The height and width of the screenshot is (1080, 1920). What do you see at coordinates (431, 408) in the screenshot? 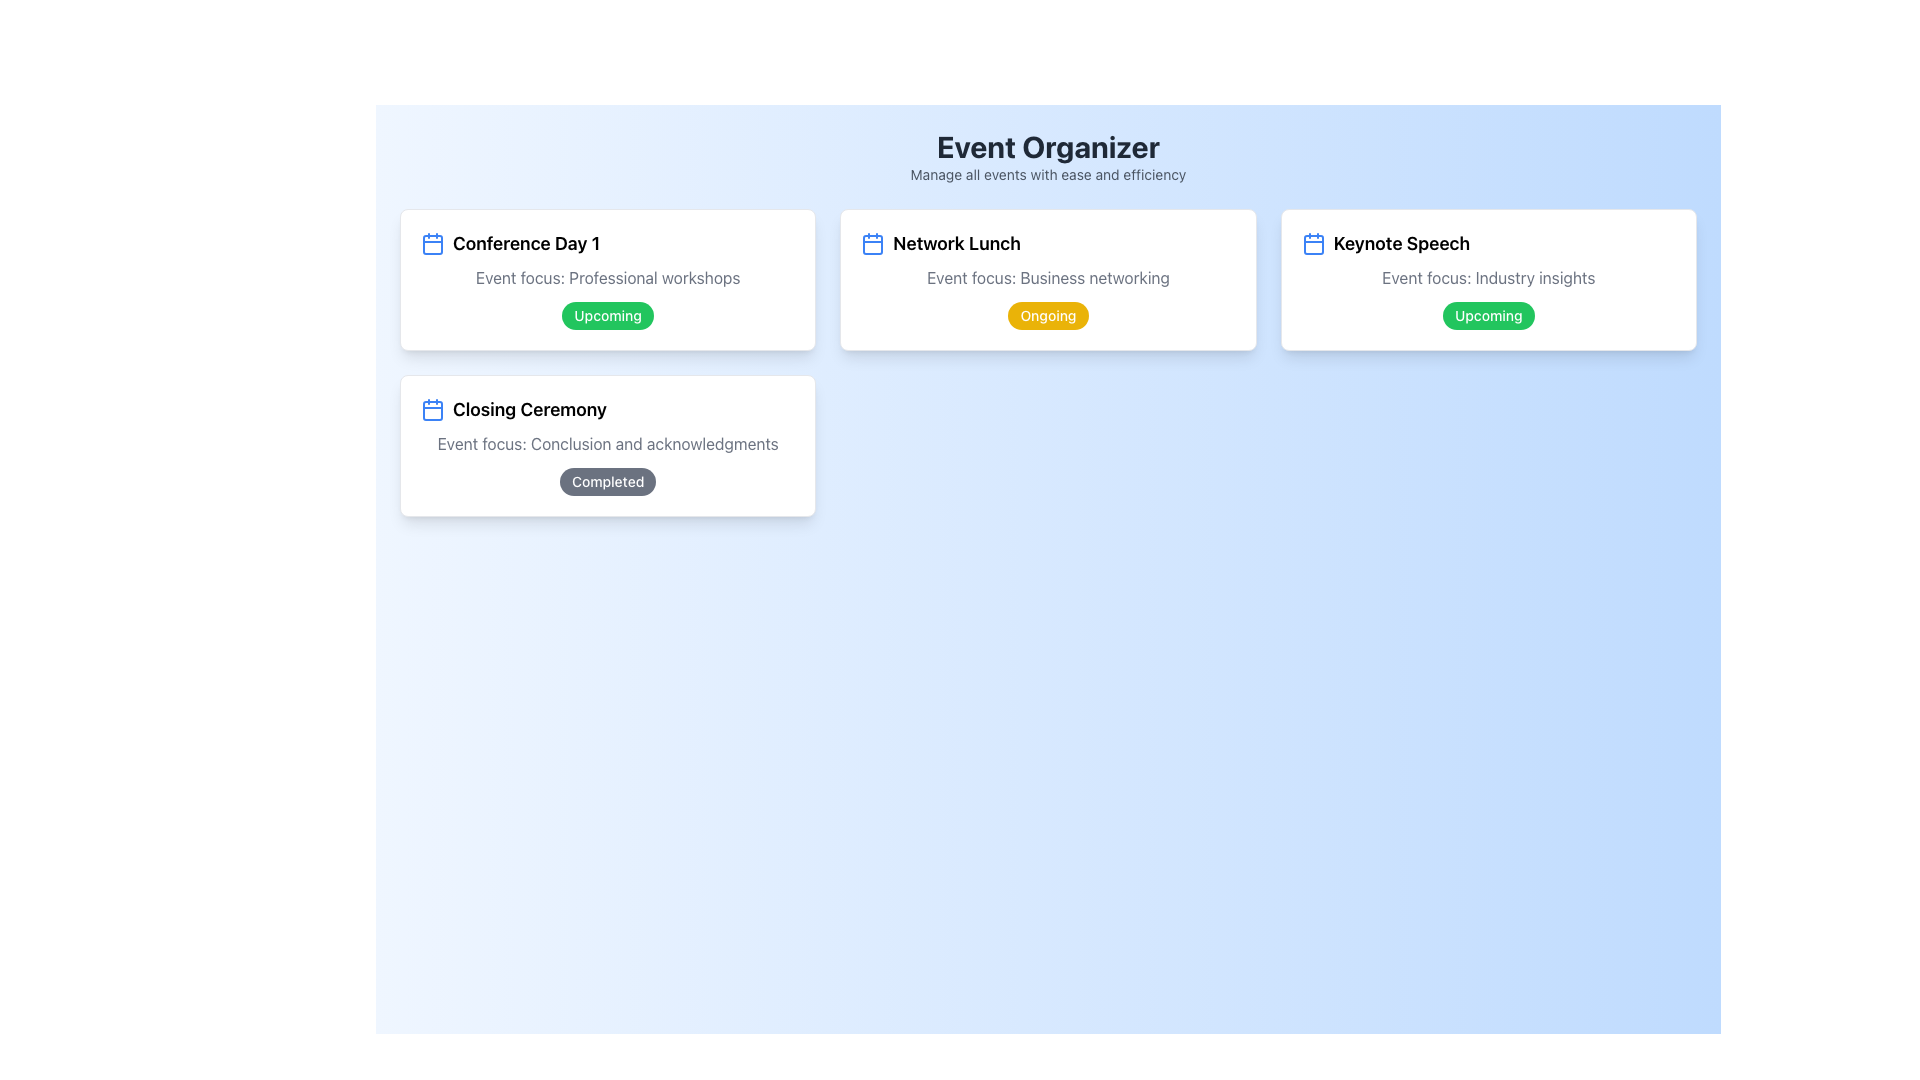
I see `the calendar icon located at the top-left corner of the 'Closing Ceremony' section, which visually indicates calendar-related features or event information` at bounding box center [431, 408].